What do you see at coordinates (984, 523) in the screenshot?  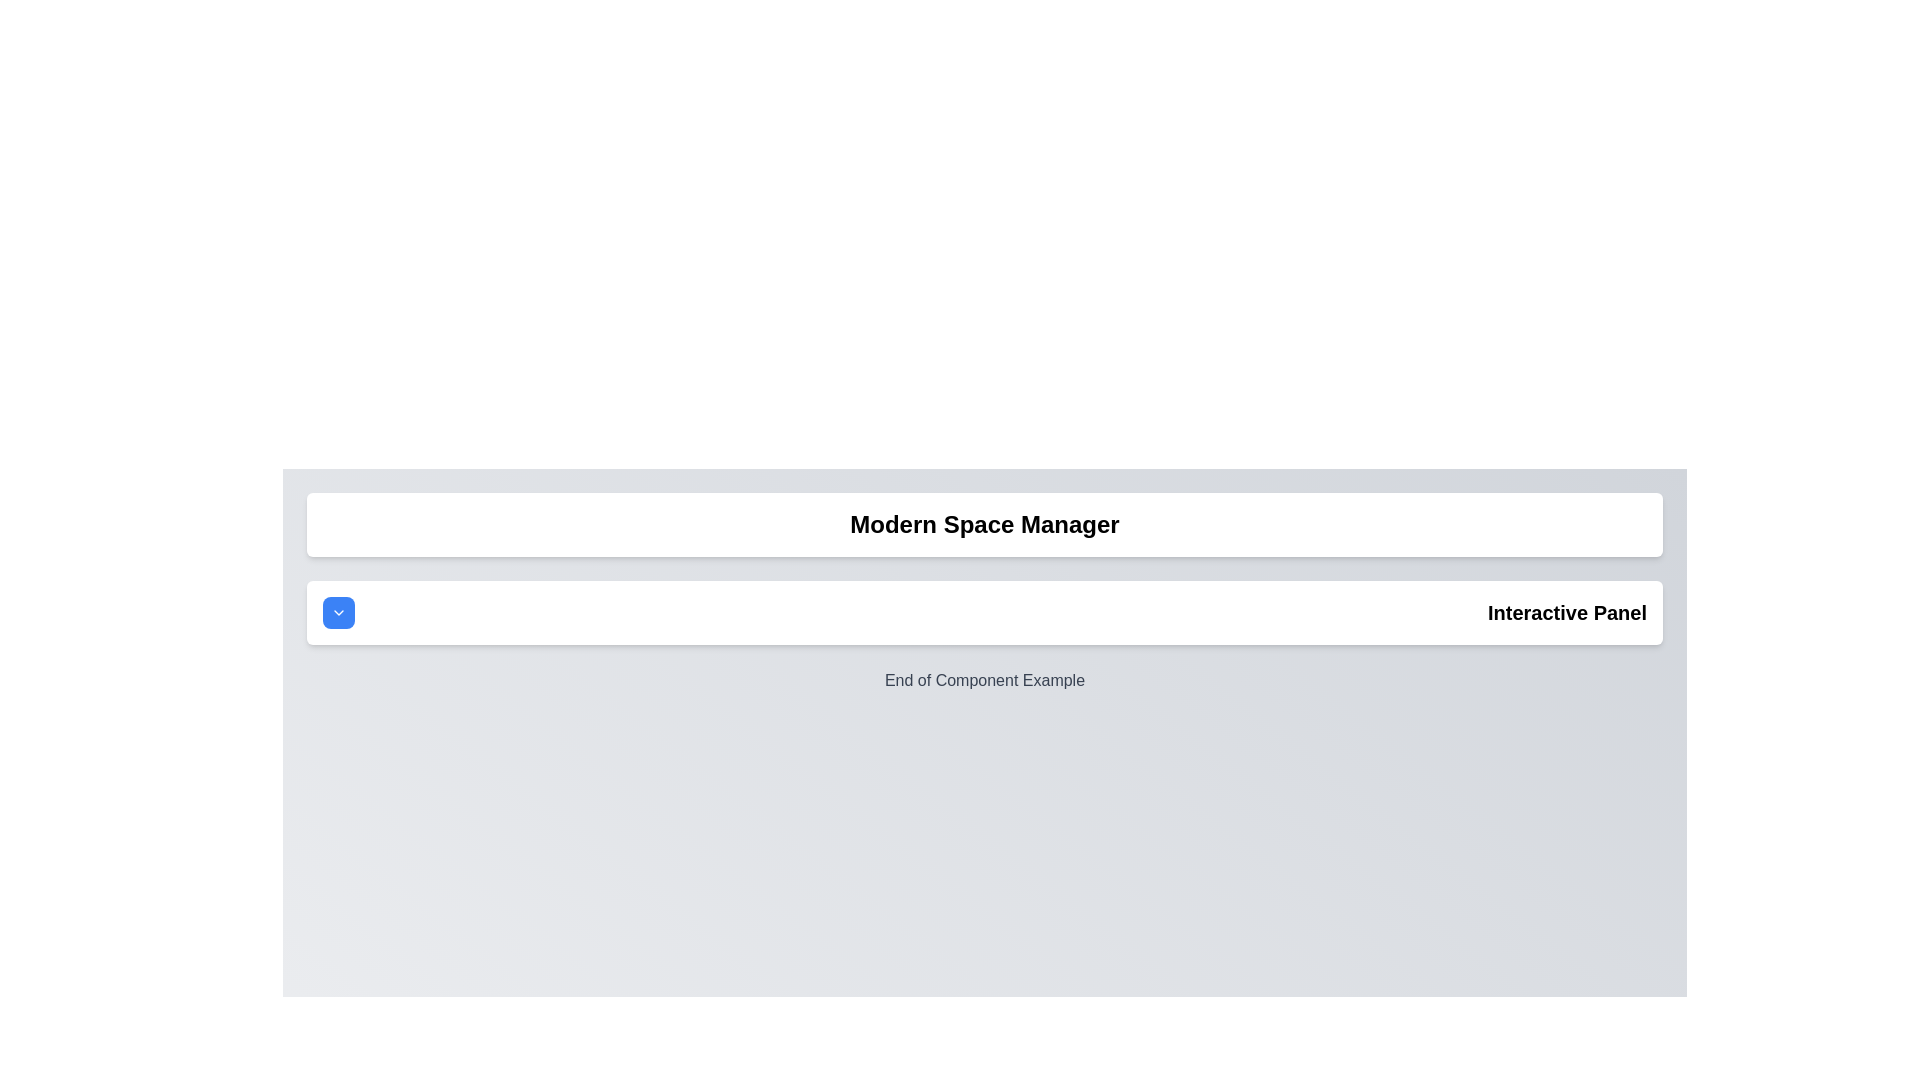 I see `the text label displaying 'Modern Space Manager', which is a bold and large header positioned above the 'Interactive Panel'` at bounding box center [984, 523].